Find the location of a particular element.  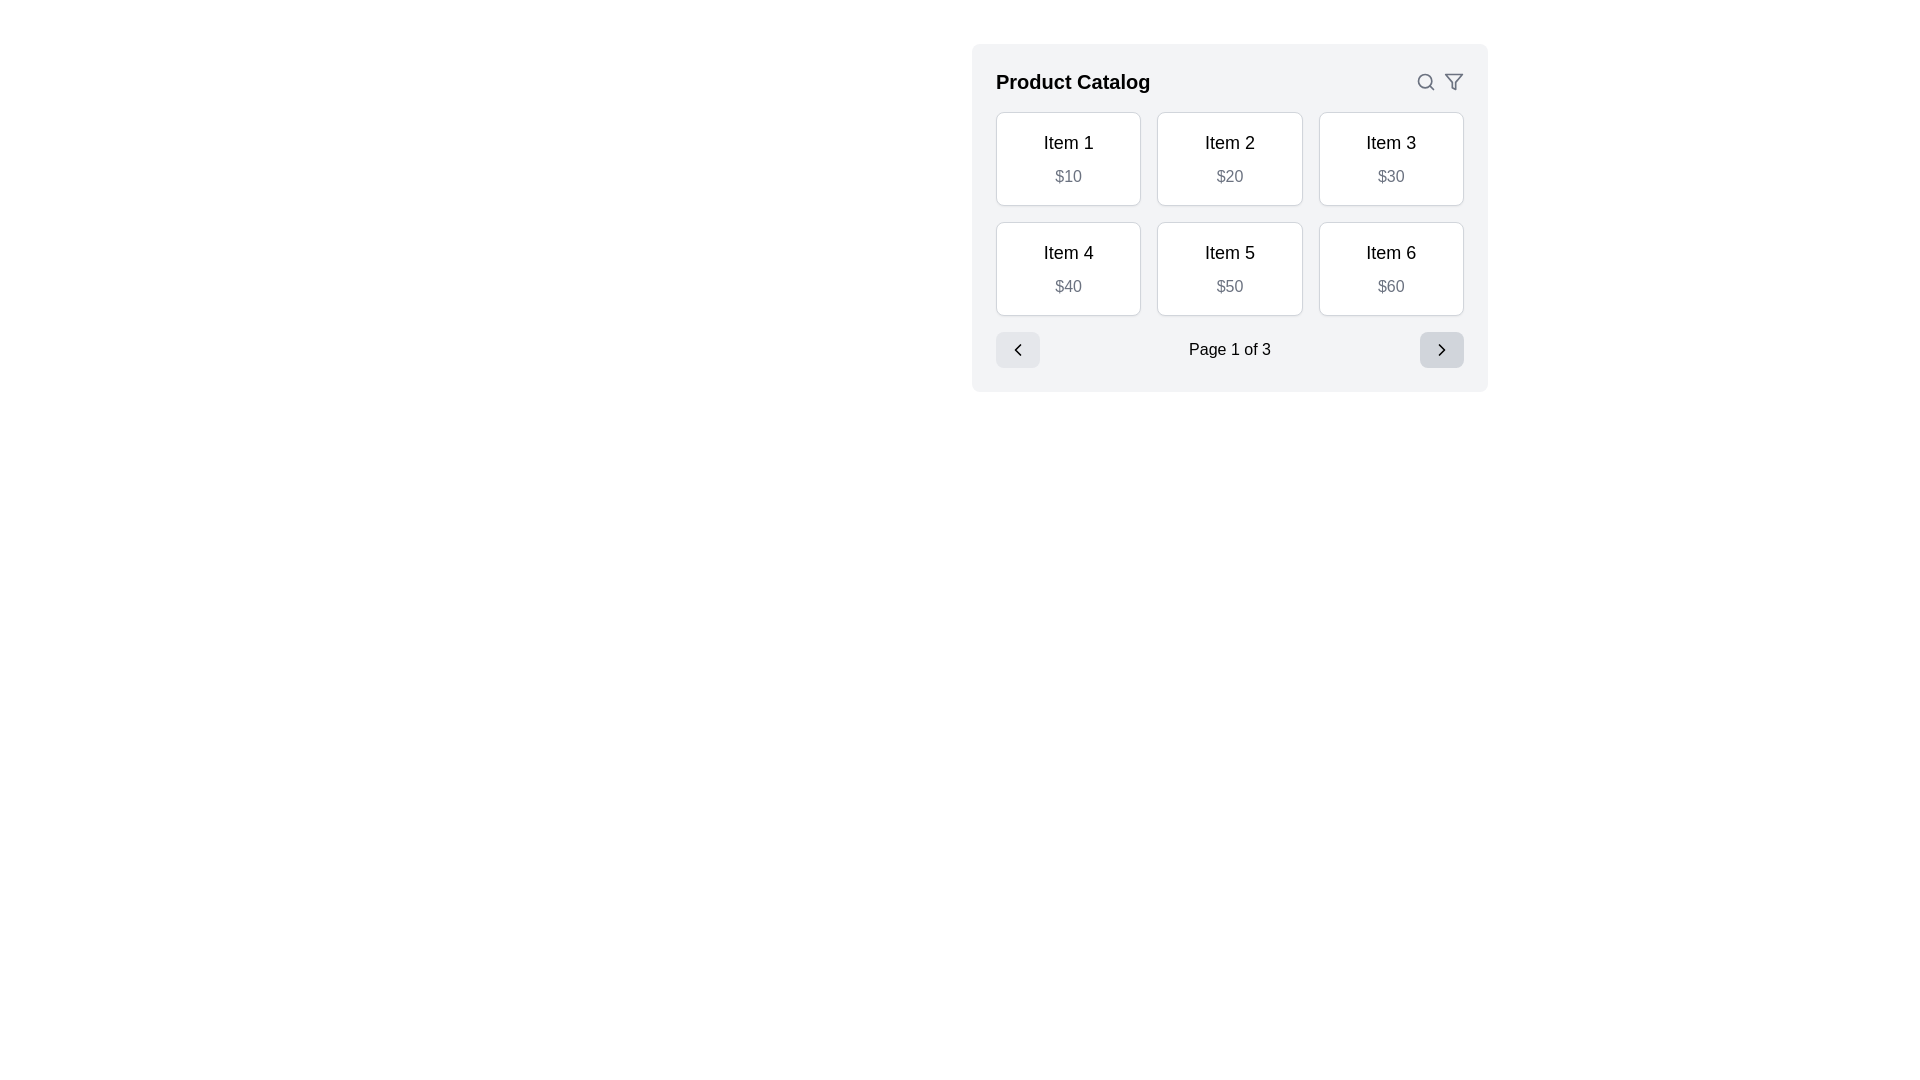

the gray button with rounded corners and a left-pointing chevron icon located at the bottom-left corner of the pagination area is located at coordinates (1017, 349).